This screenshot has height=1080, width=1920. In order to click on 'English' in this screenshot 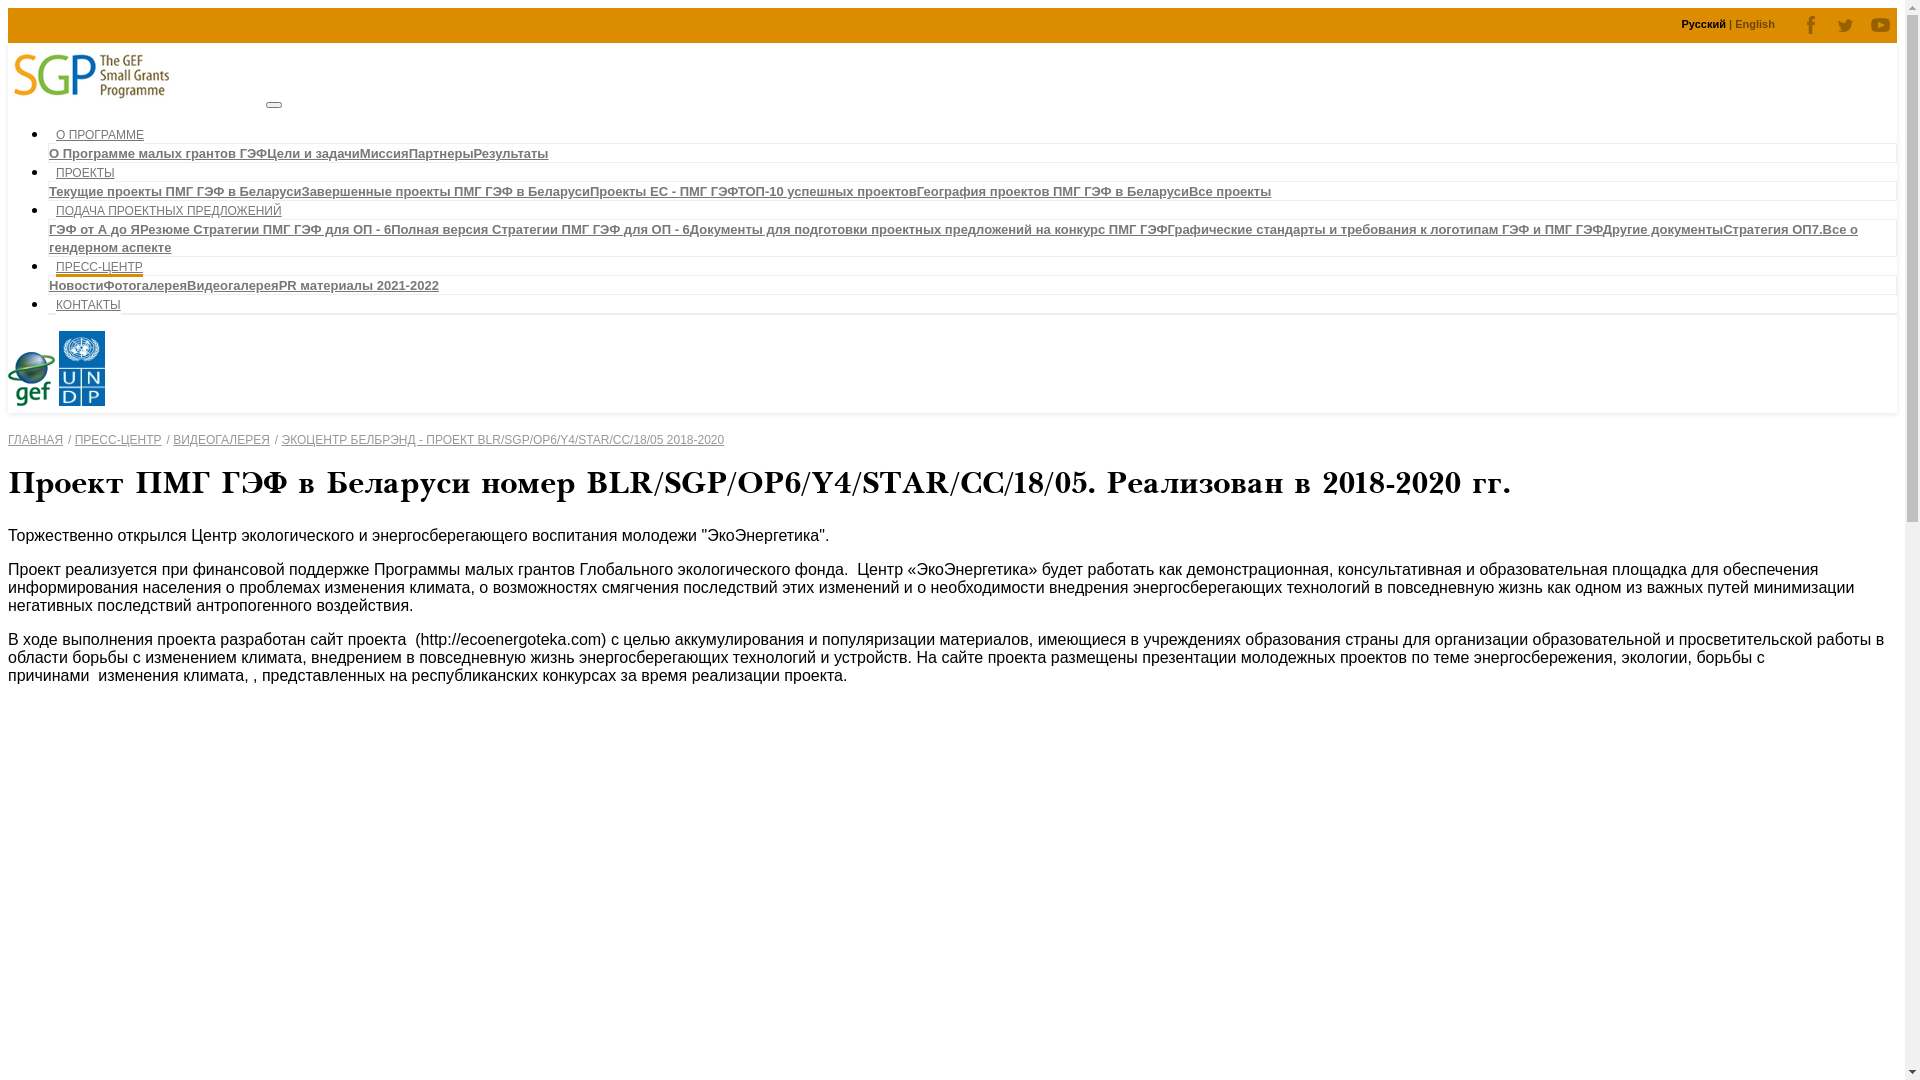, I will do `click(1754, 23)`.